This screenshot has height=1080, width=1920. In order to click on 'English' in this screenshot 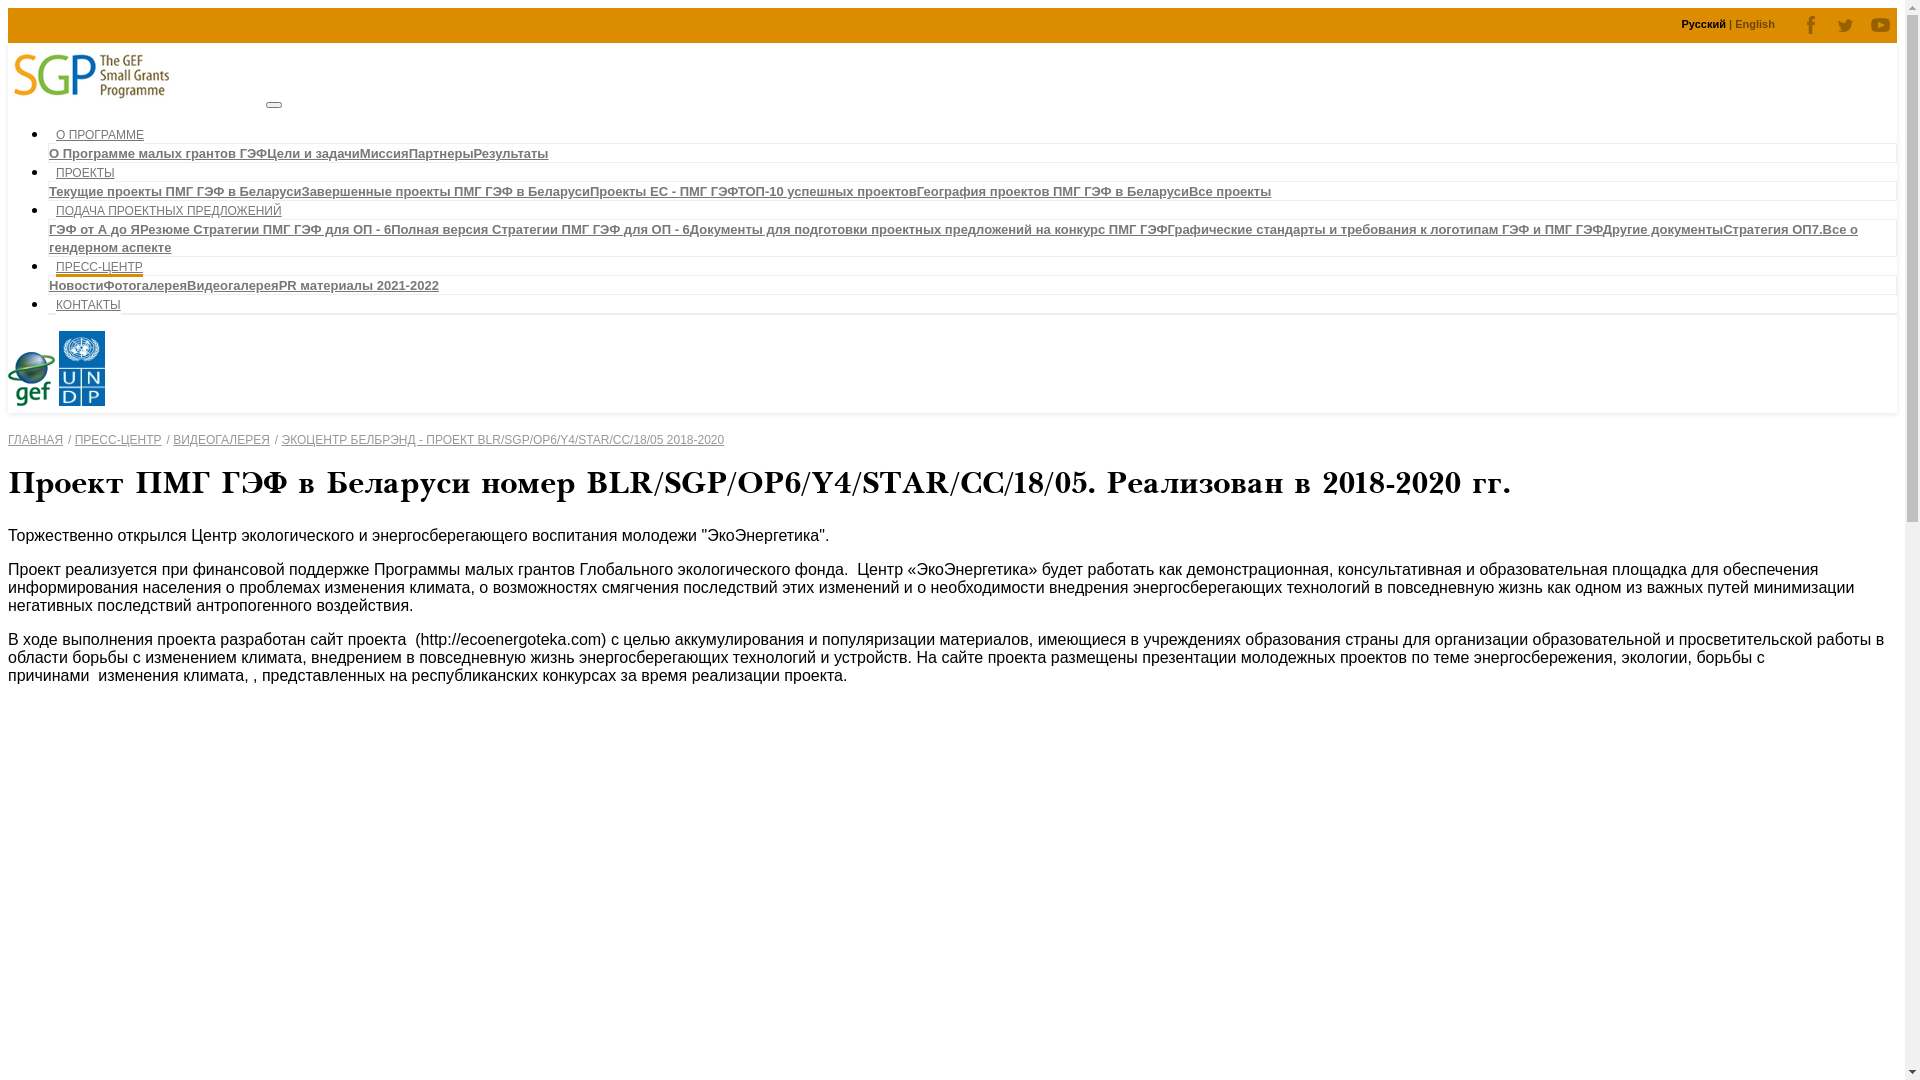, I will do `click(1754, 23)`.